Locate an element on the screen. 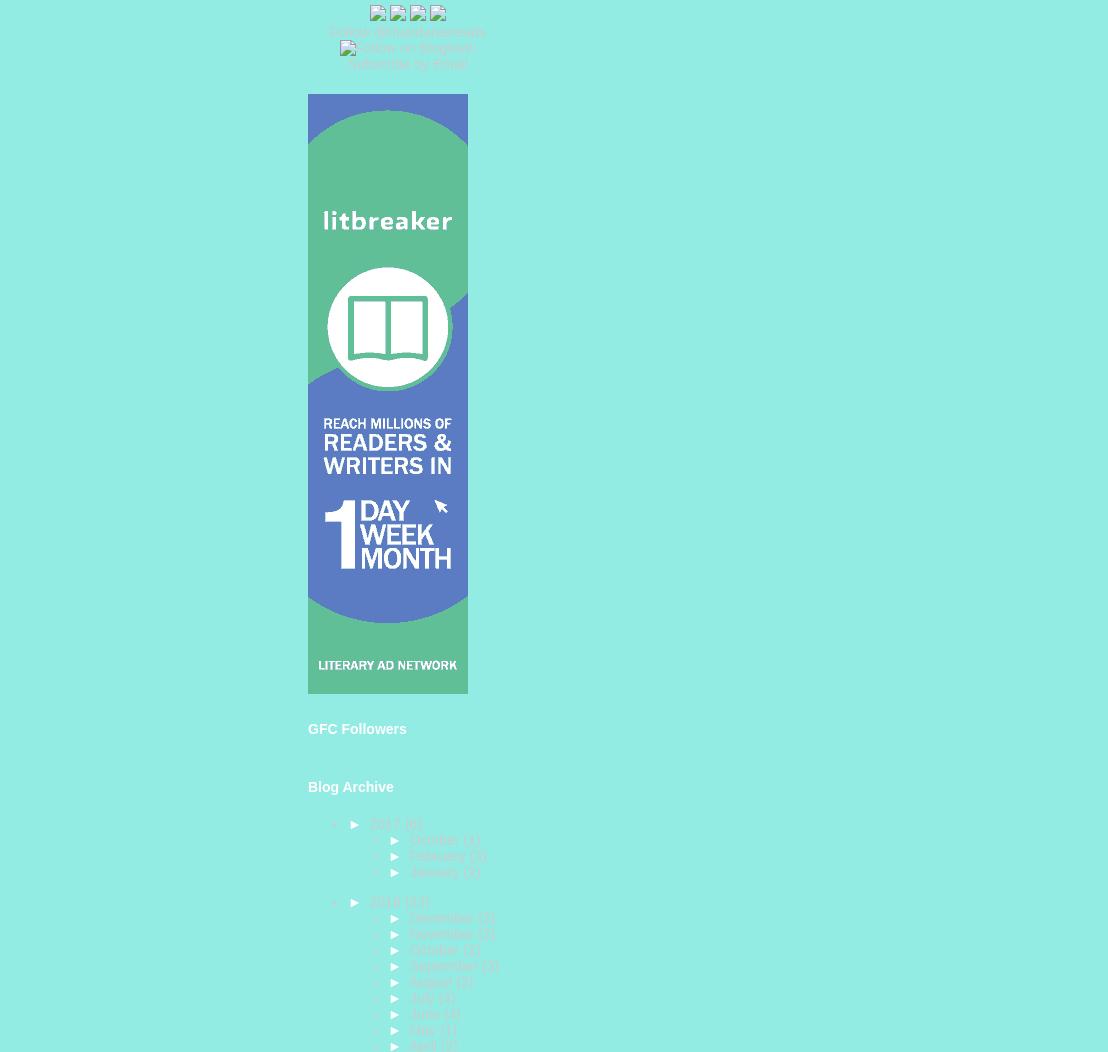 The image size is (1108, 1052). 'GFC Followers' is located at coordinates (355, 727).